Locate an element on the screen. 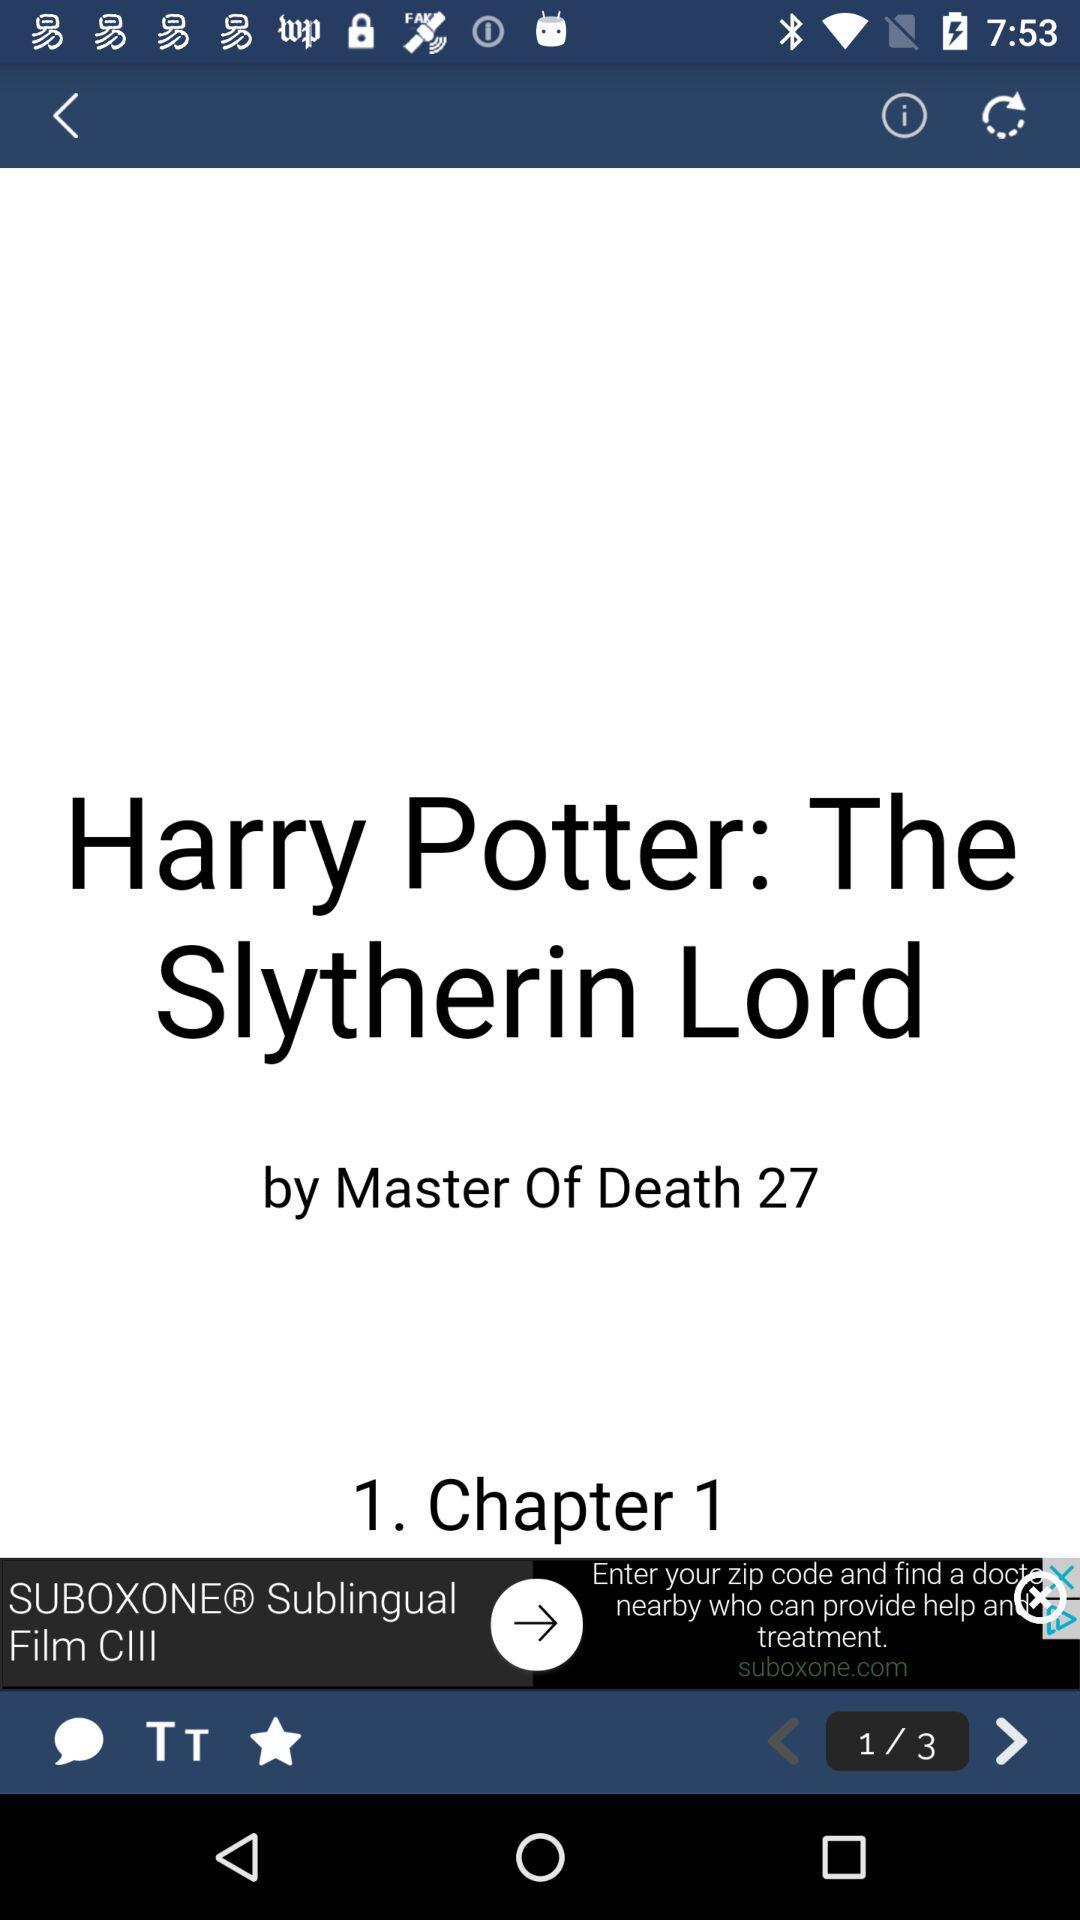  the refresh icon is located at coordinates (1003, 114).